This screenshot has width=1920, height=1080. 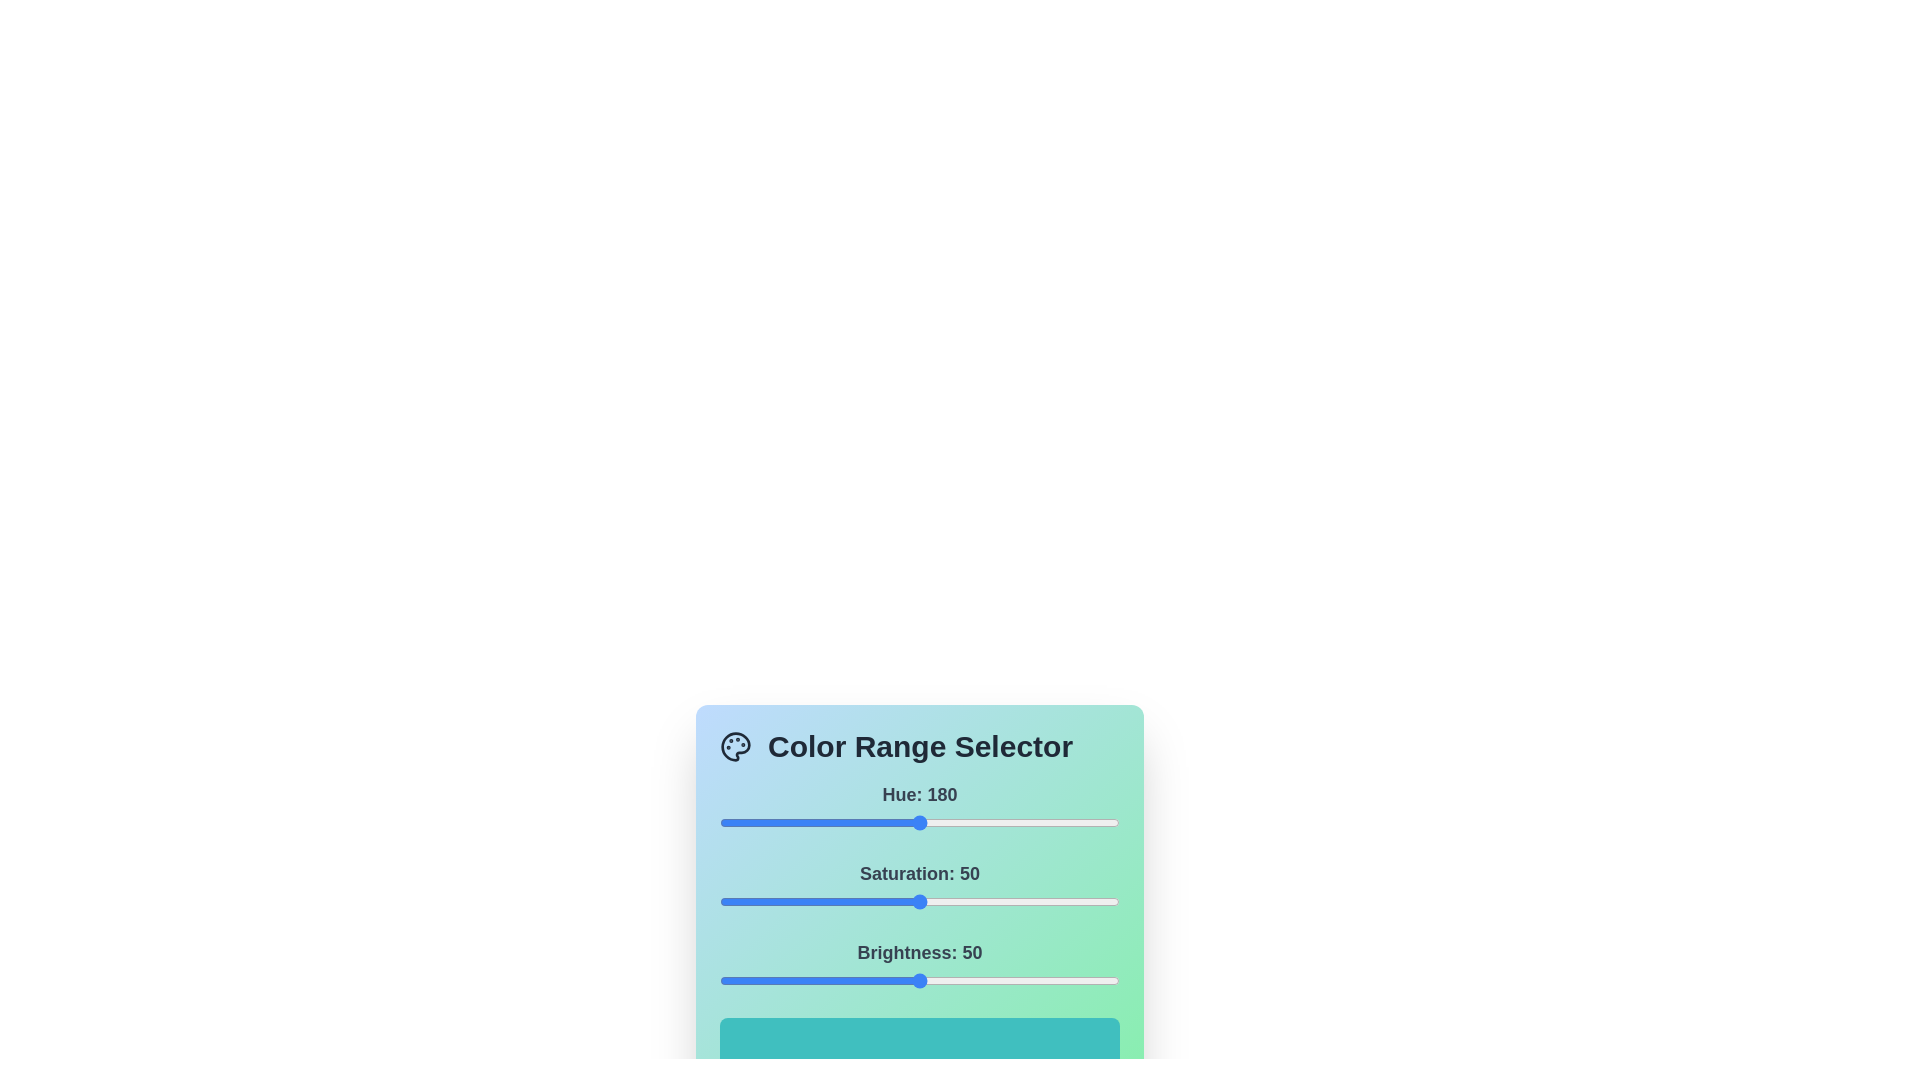 I want to click on the brightness slider to set the brightness value to 48, so click(x=911, y=979).